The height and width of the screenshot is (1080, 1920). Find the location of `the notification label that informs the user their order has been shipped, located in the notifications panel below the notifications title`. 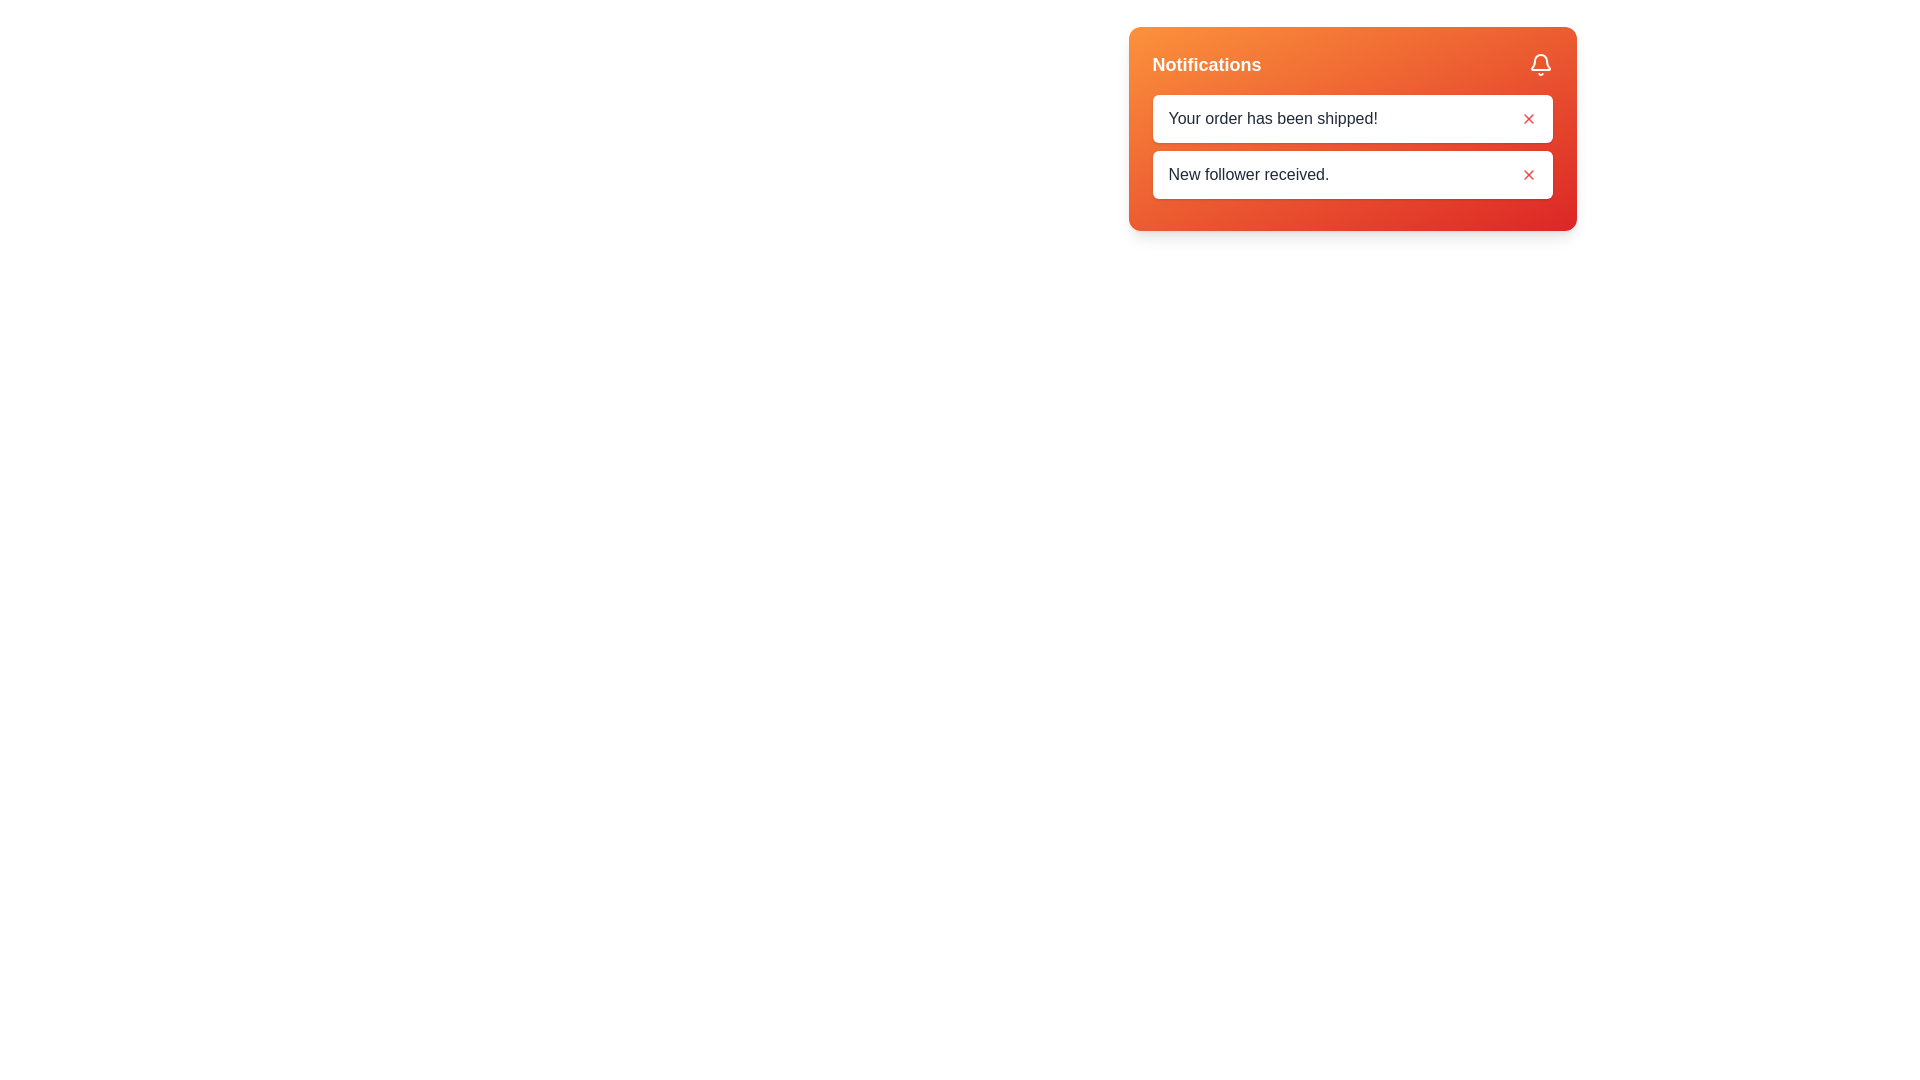

the notification label that informs the user their order has been shipped, located in the notifications panel below the notifications title is located at coordinates (1272, 119).